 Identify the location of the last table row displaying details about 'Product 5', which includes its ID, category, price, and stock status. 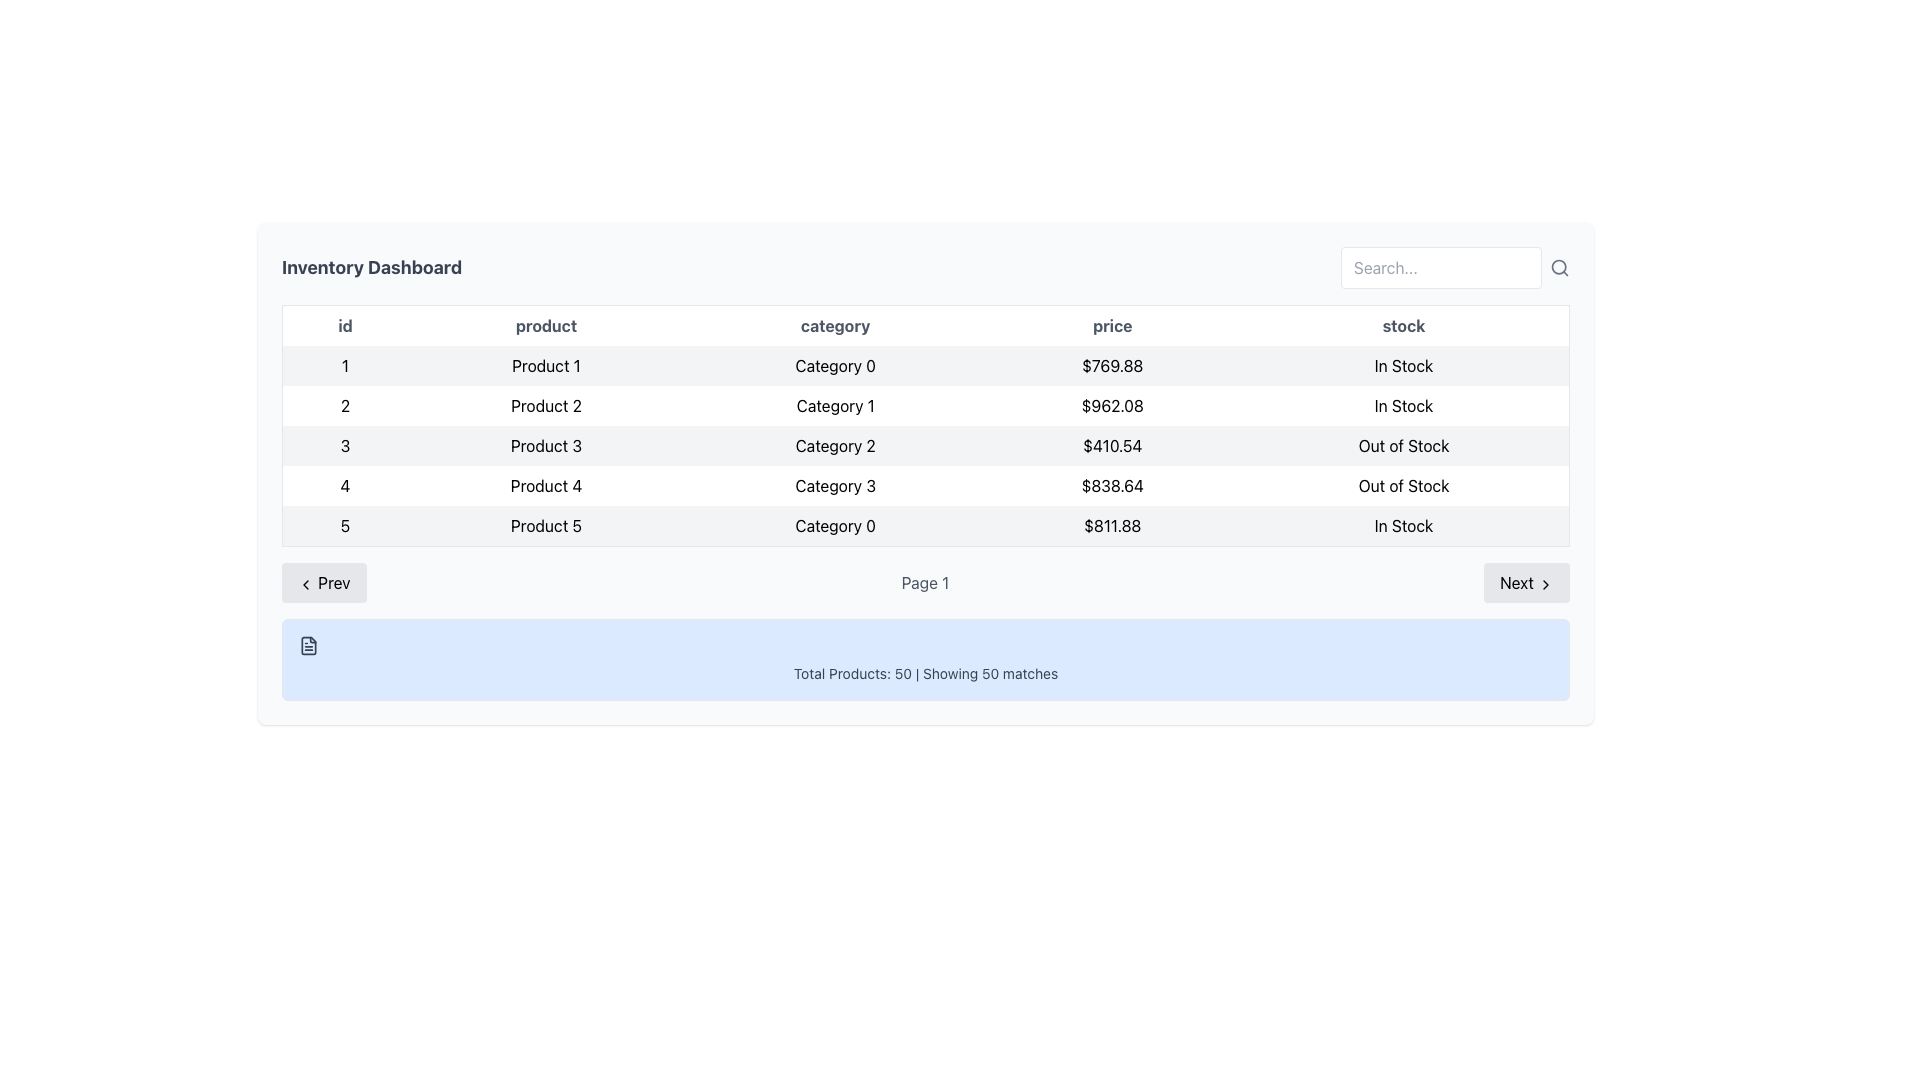
(925, 524).